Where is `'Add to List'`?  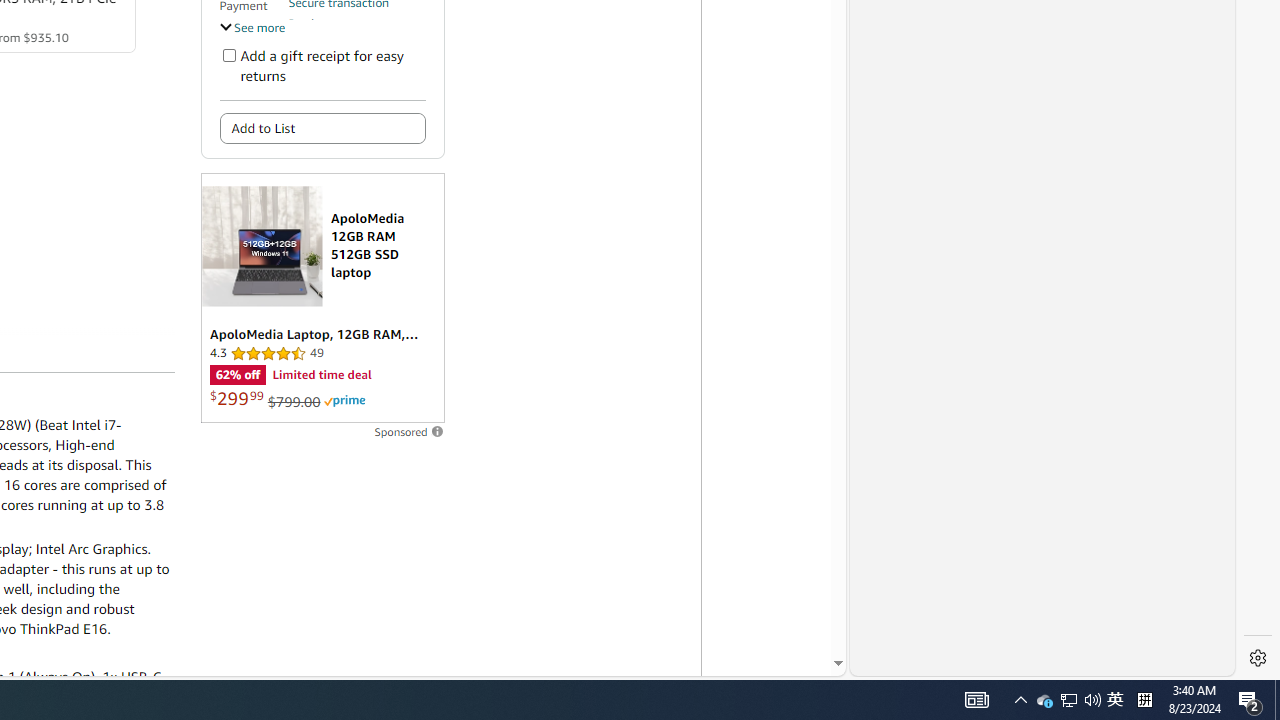
'Add to List' is located at coordinates (322, 128).